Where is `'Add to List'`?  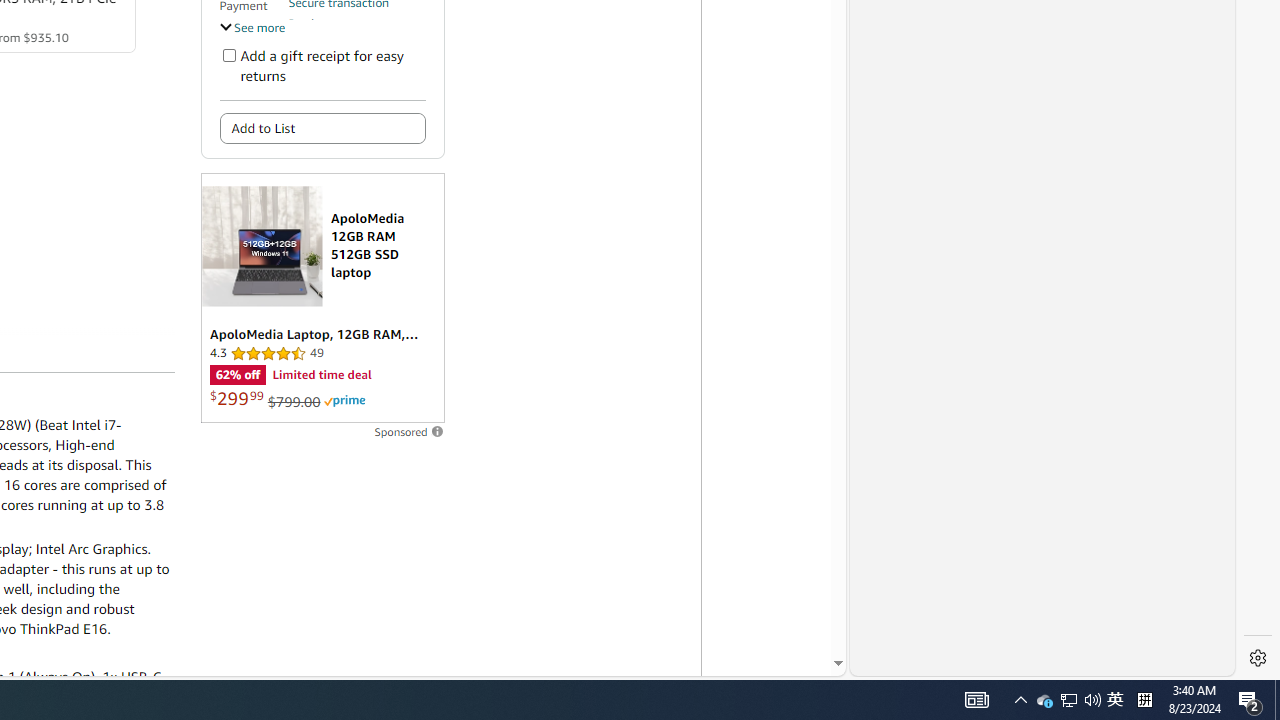
'Add to List' is located at coordinates (322, 128).